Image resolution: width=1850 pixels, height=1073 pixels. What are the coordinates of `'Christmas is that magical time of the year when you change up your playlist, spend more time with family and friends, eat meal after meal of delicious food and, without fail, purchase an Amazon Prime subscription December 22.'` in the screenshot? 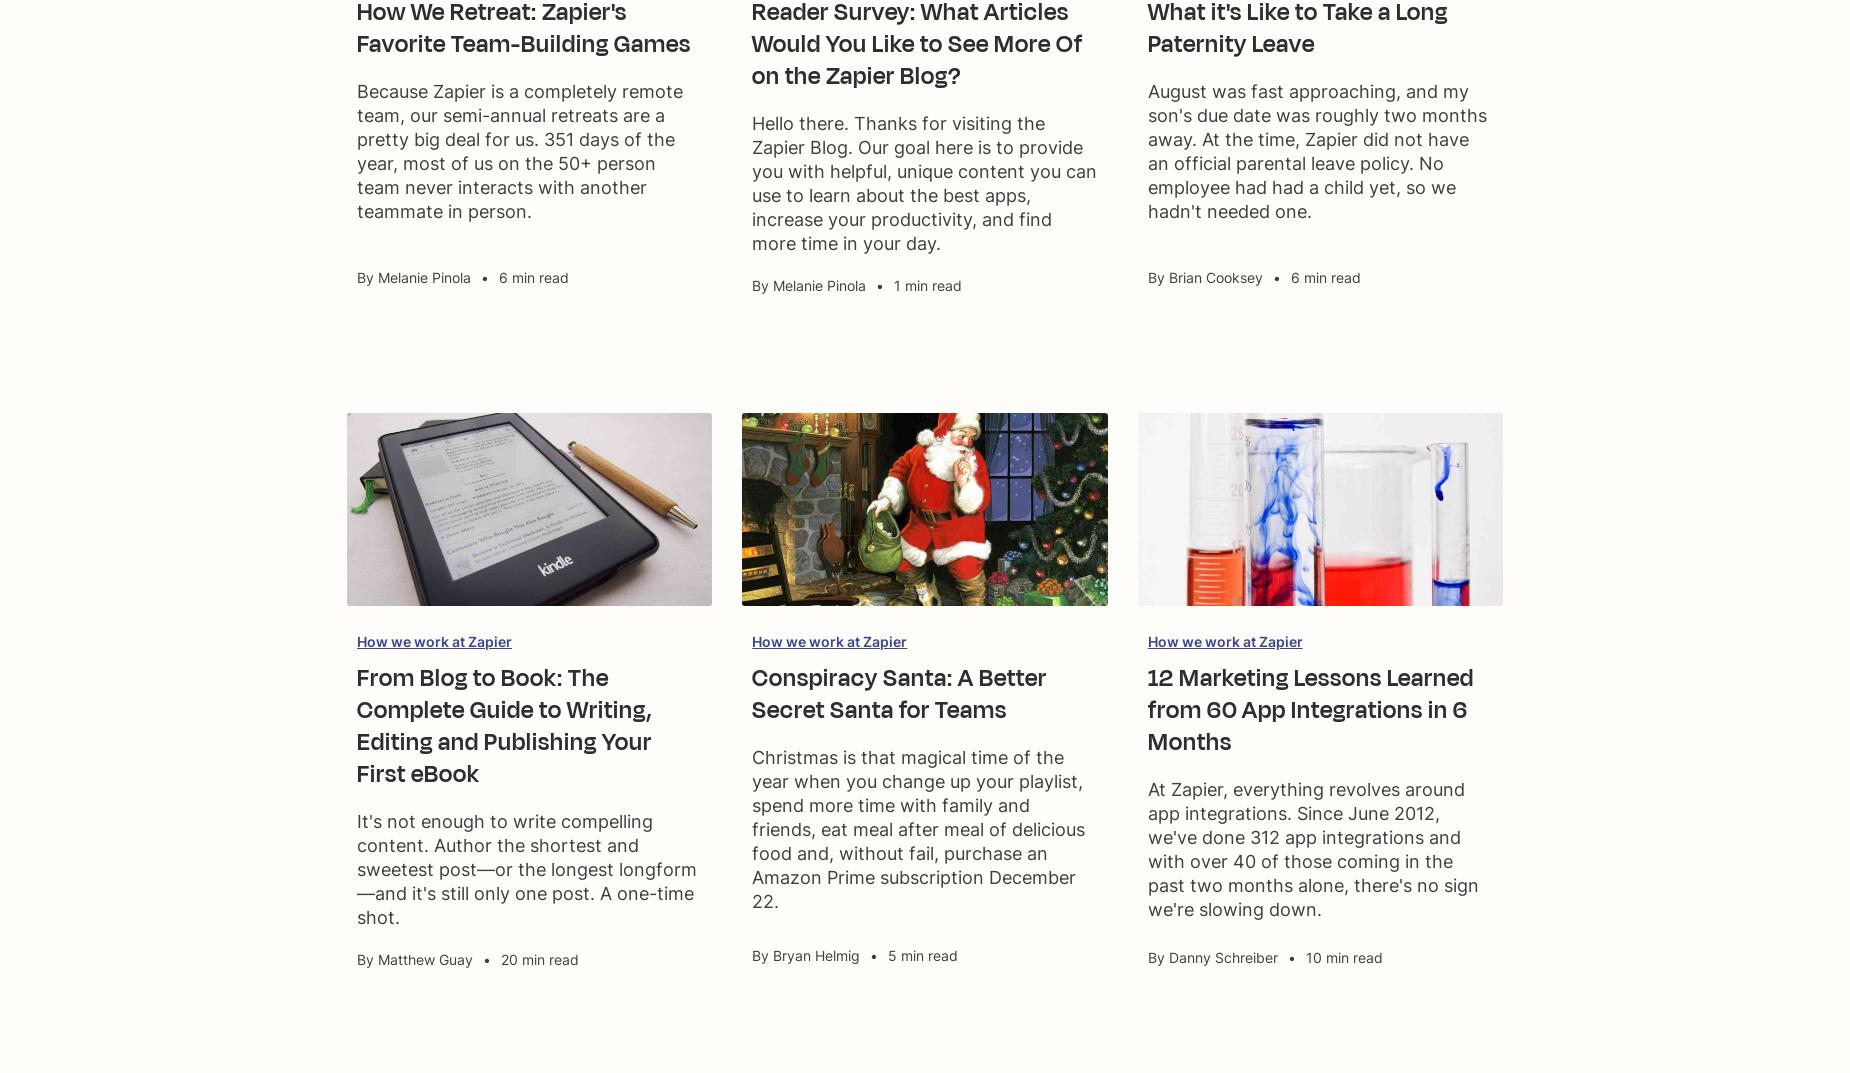 It's located at (918, 829).